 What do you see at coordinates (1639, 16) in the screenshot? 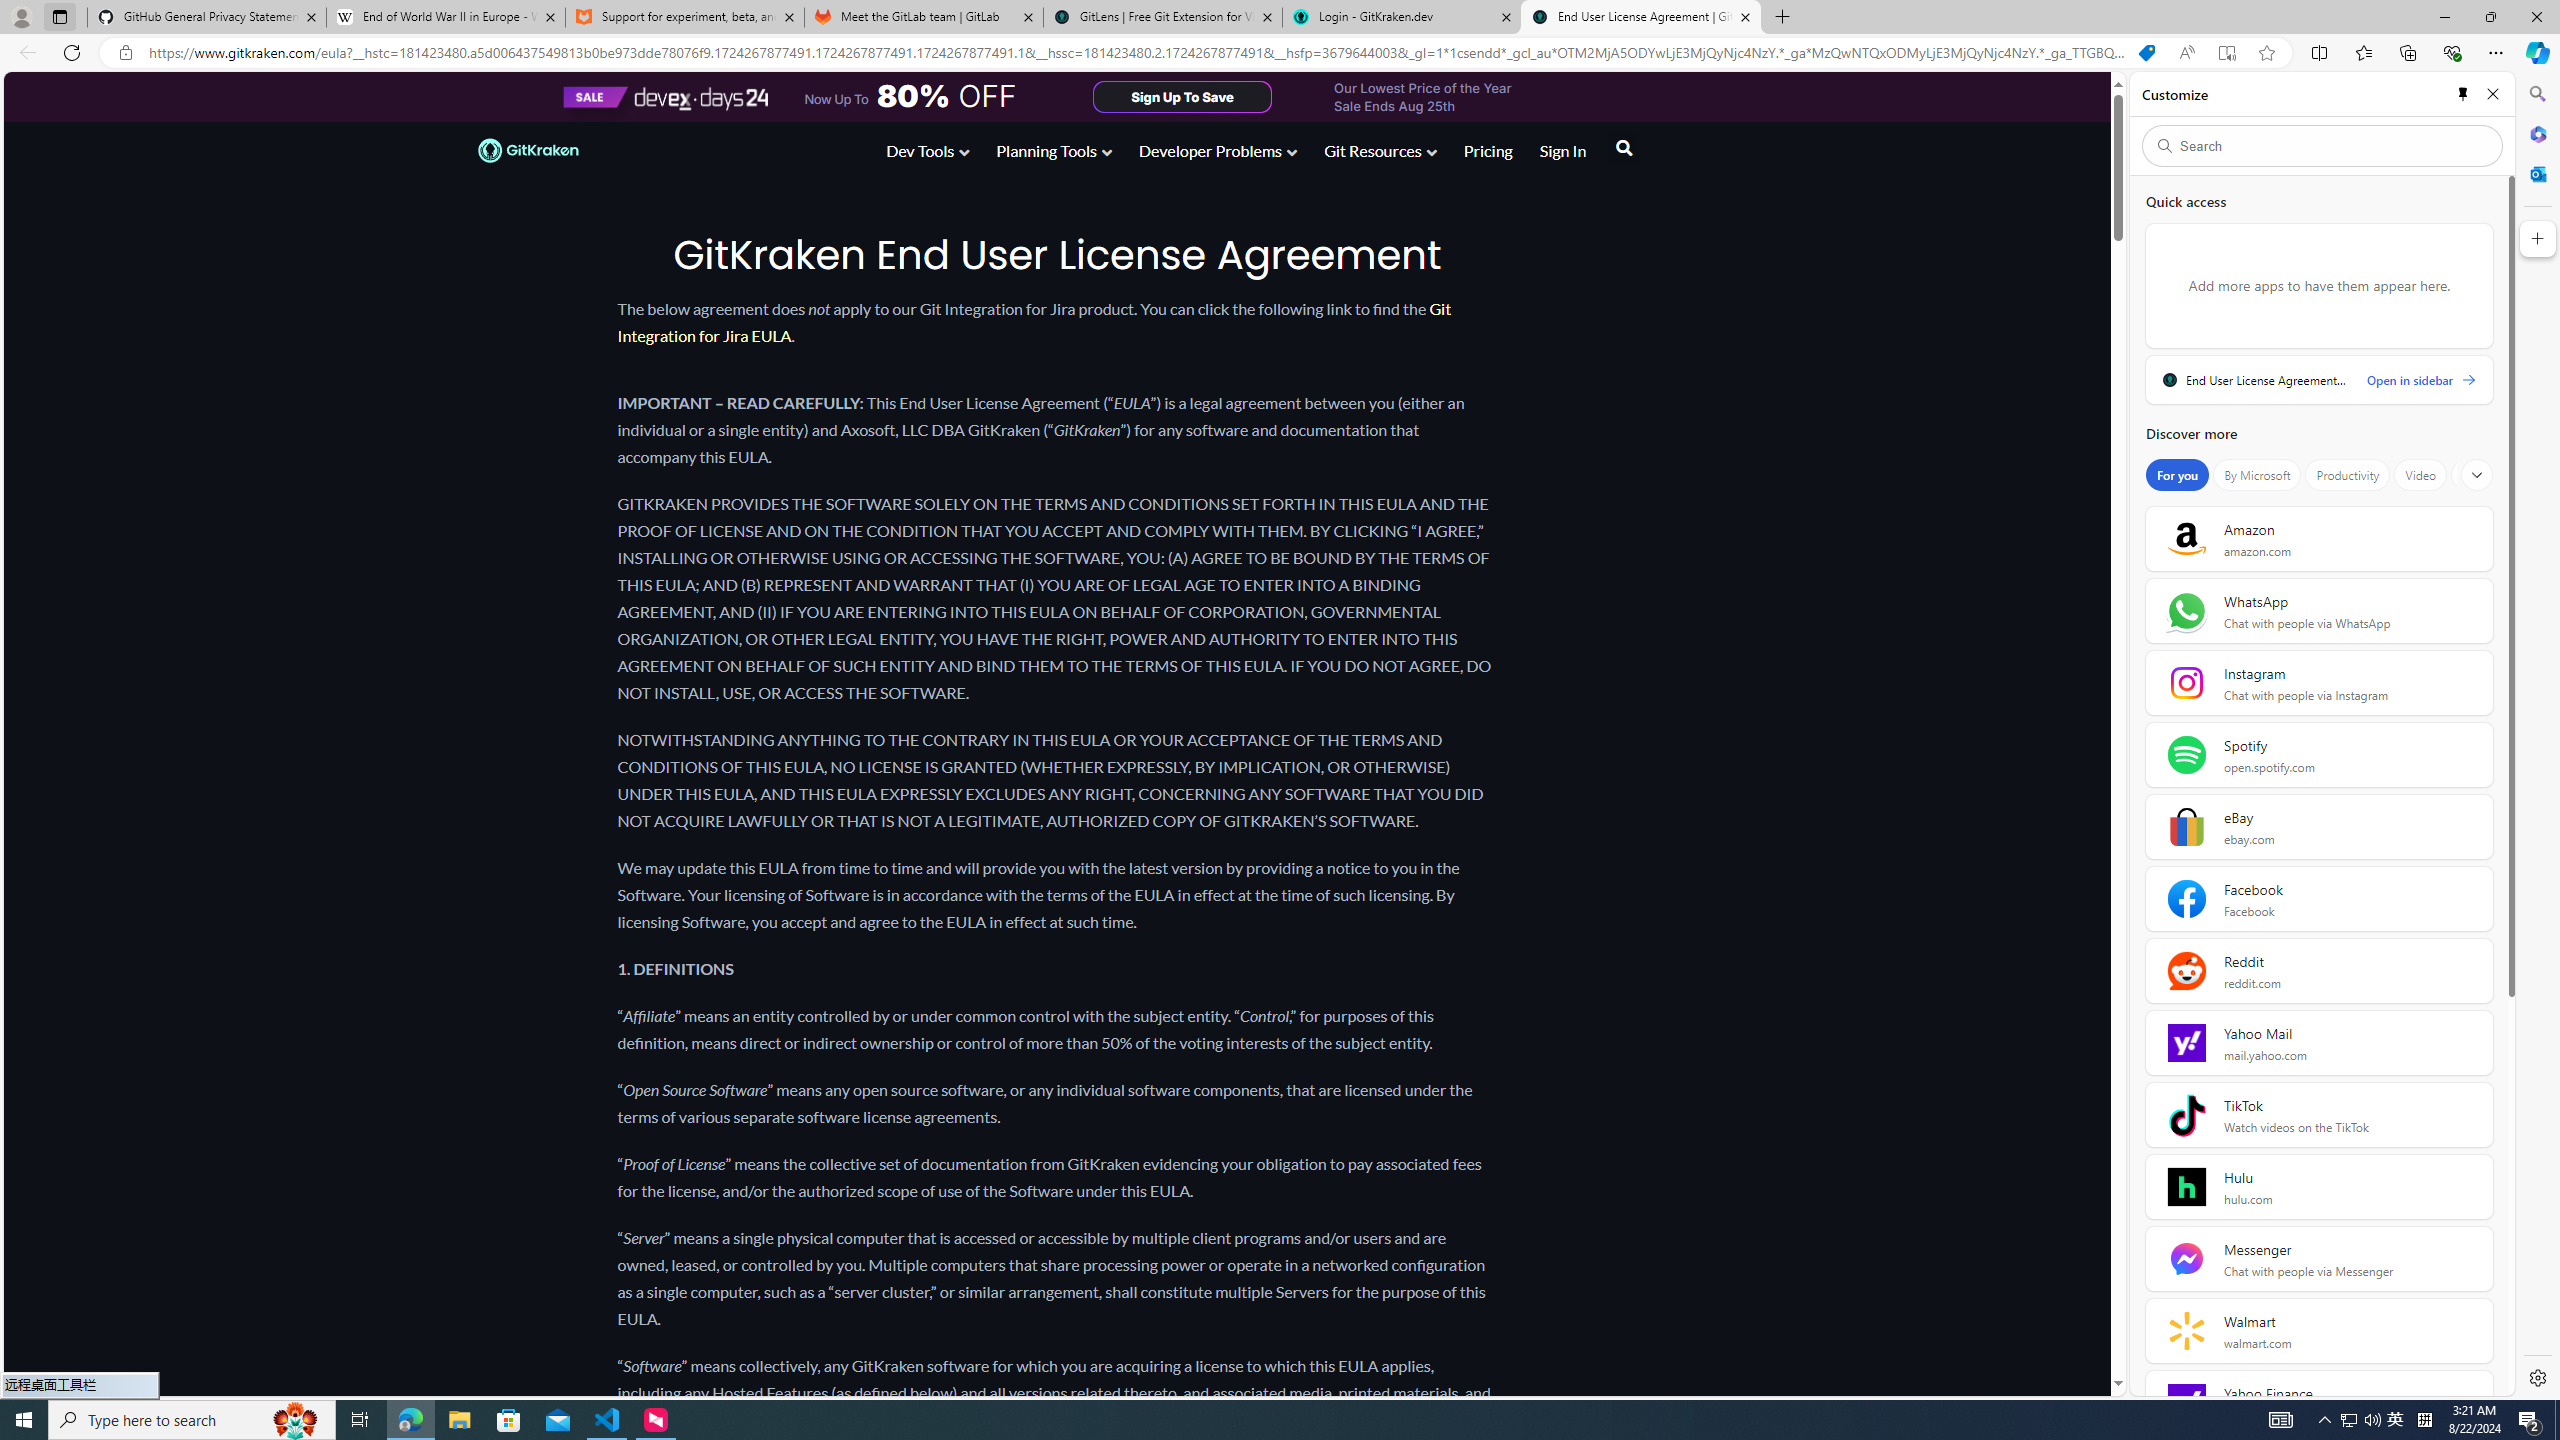
I see `'End User License Agreement | GitKraken'` at bounding box center [1639, 16].